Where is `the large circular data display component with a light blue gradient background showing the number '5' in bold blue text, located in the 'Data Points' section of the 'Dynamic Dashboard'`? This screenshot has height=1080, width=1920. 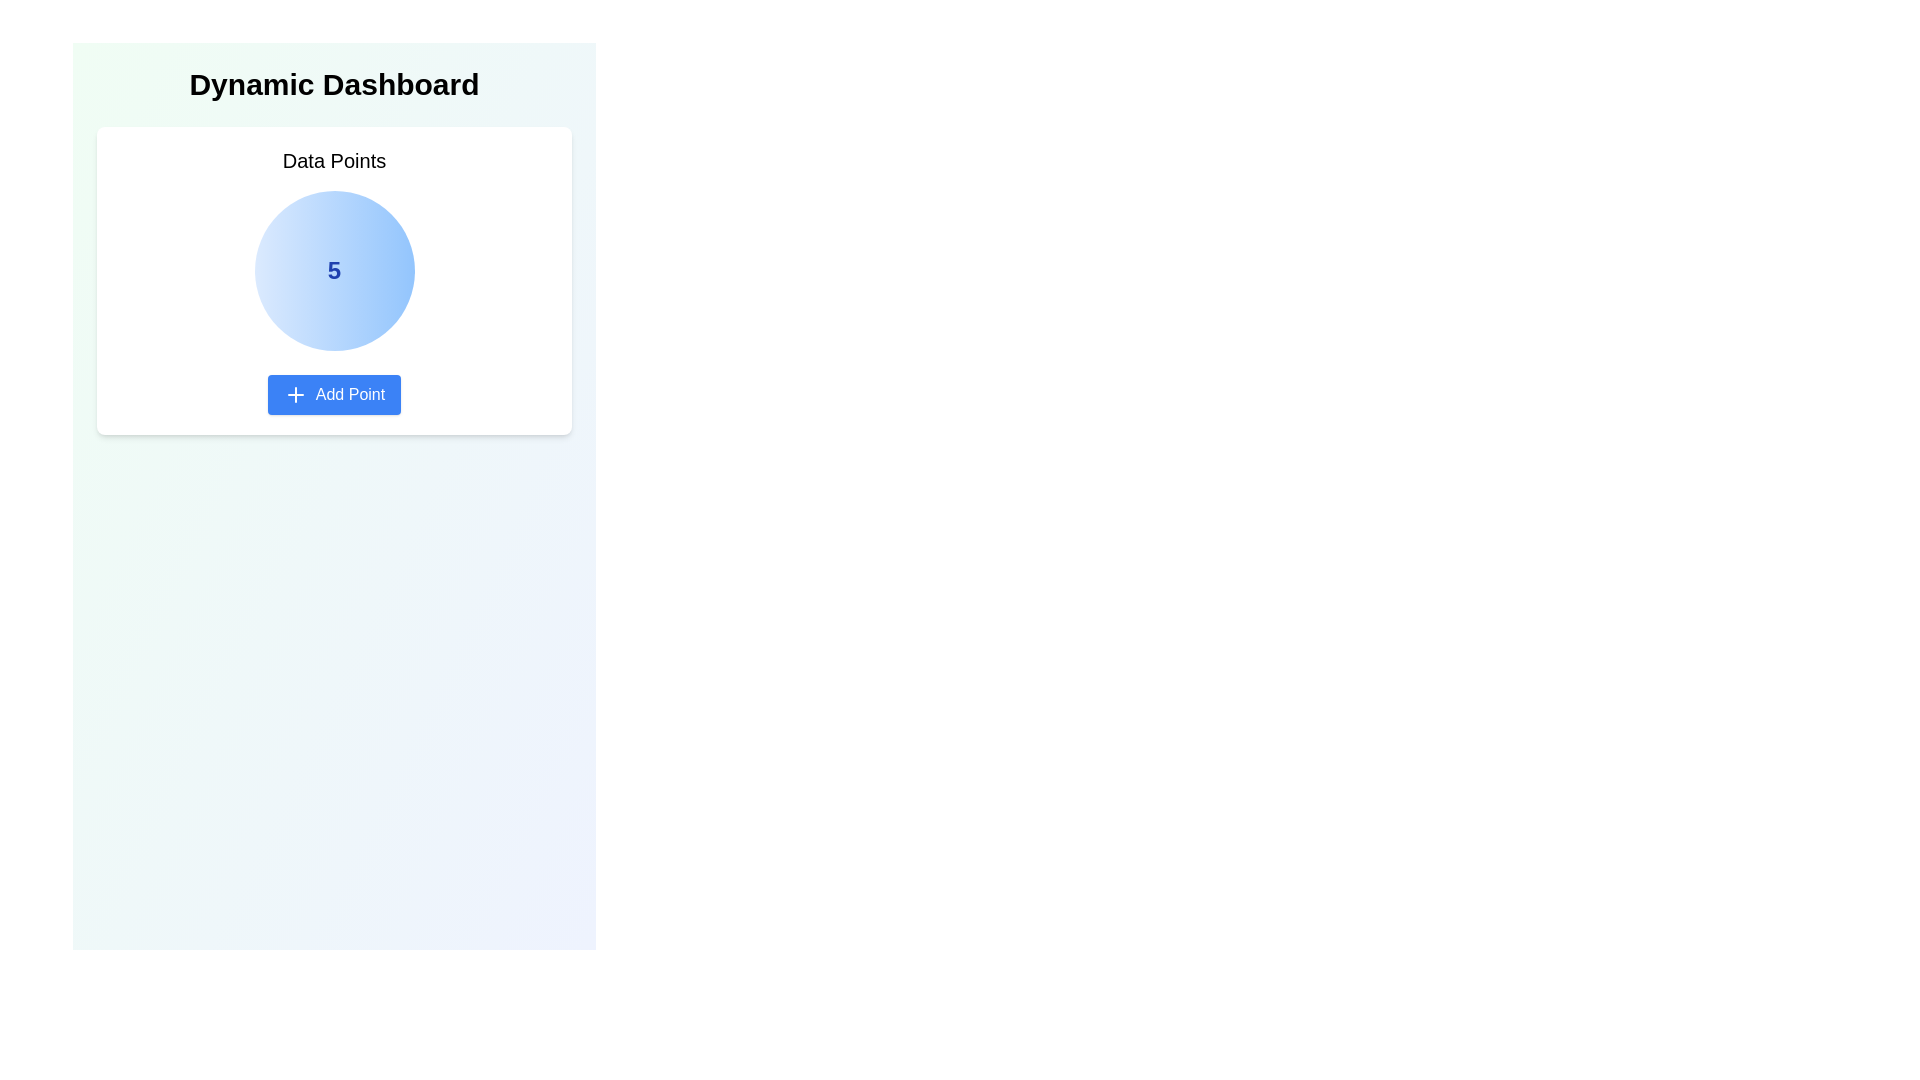 the large circular data display component with a light blue gradient background showing the number '5' in bold blue text, located in the 'Data Points' section of the 'Dynamic Dashboard' is located at coordinates (334, 281).